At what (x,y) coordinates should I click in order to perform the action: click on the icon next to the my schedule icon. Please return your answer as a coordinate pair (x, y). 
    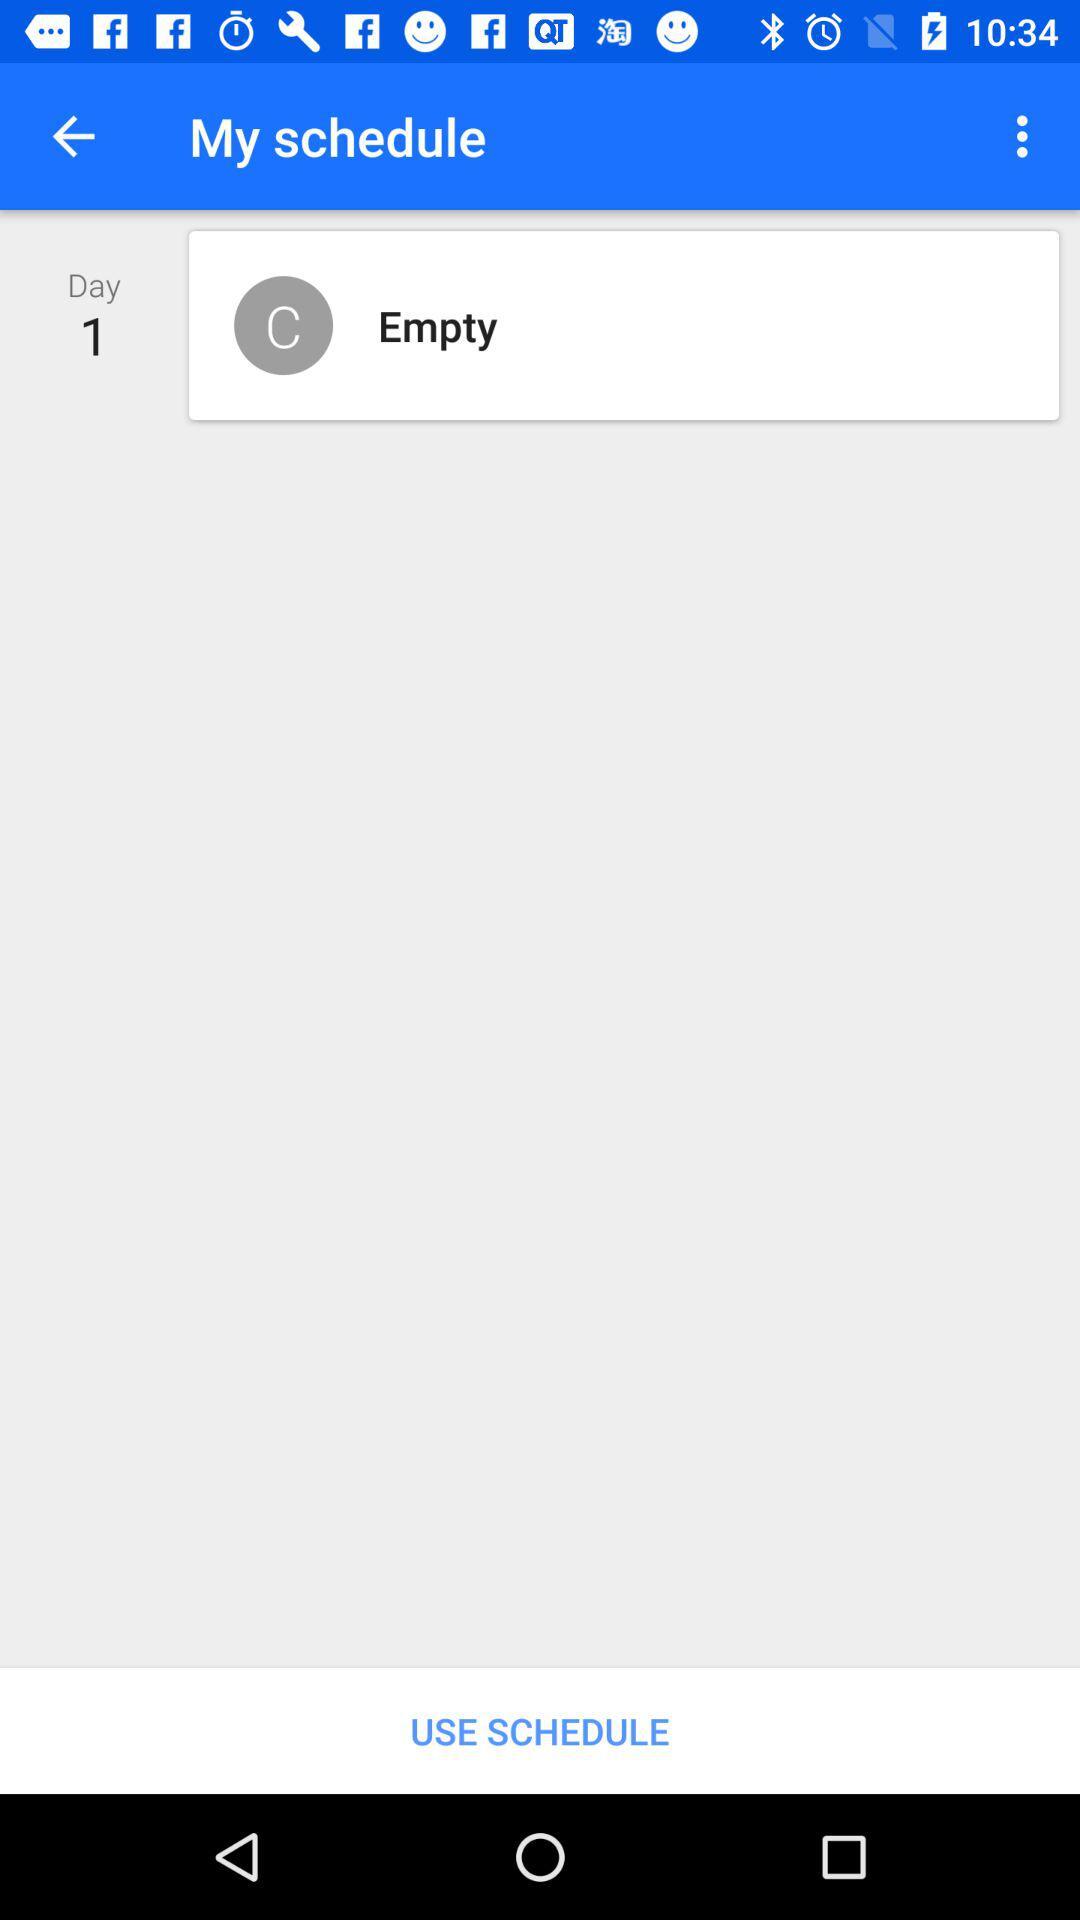
    Looking at the image, I should click on (1027, 135).